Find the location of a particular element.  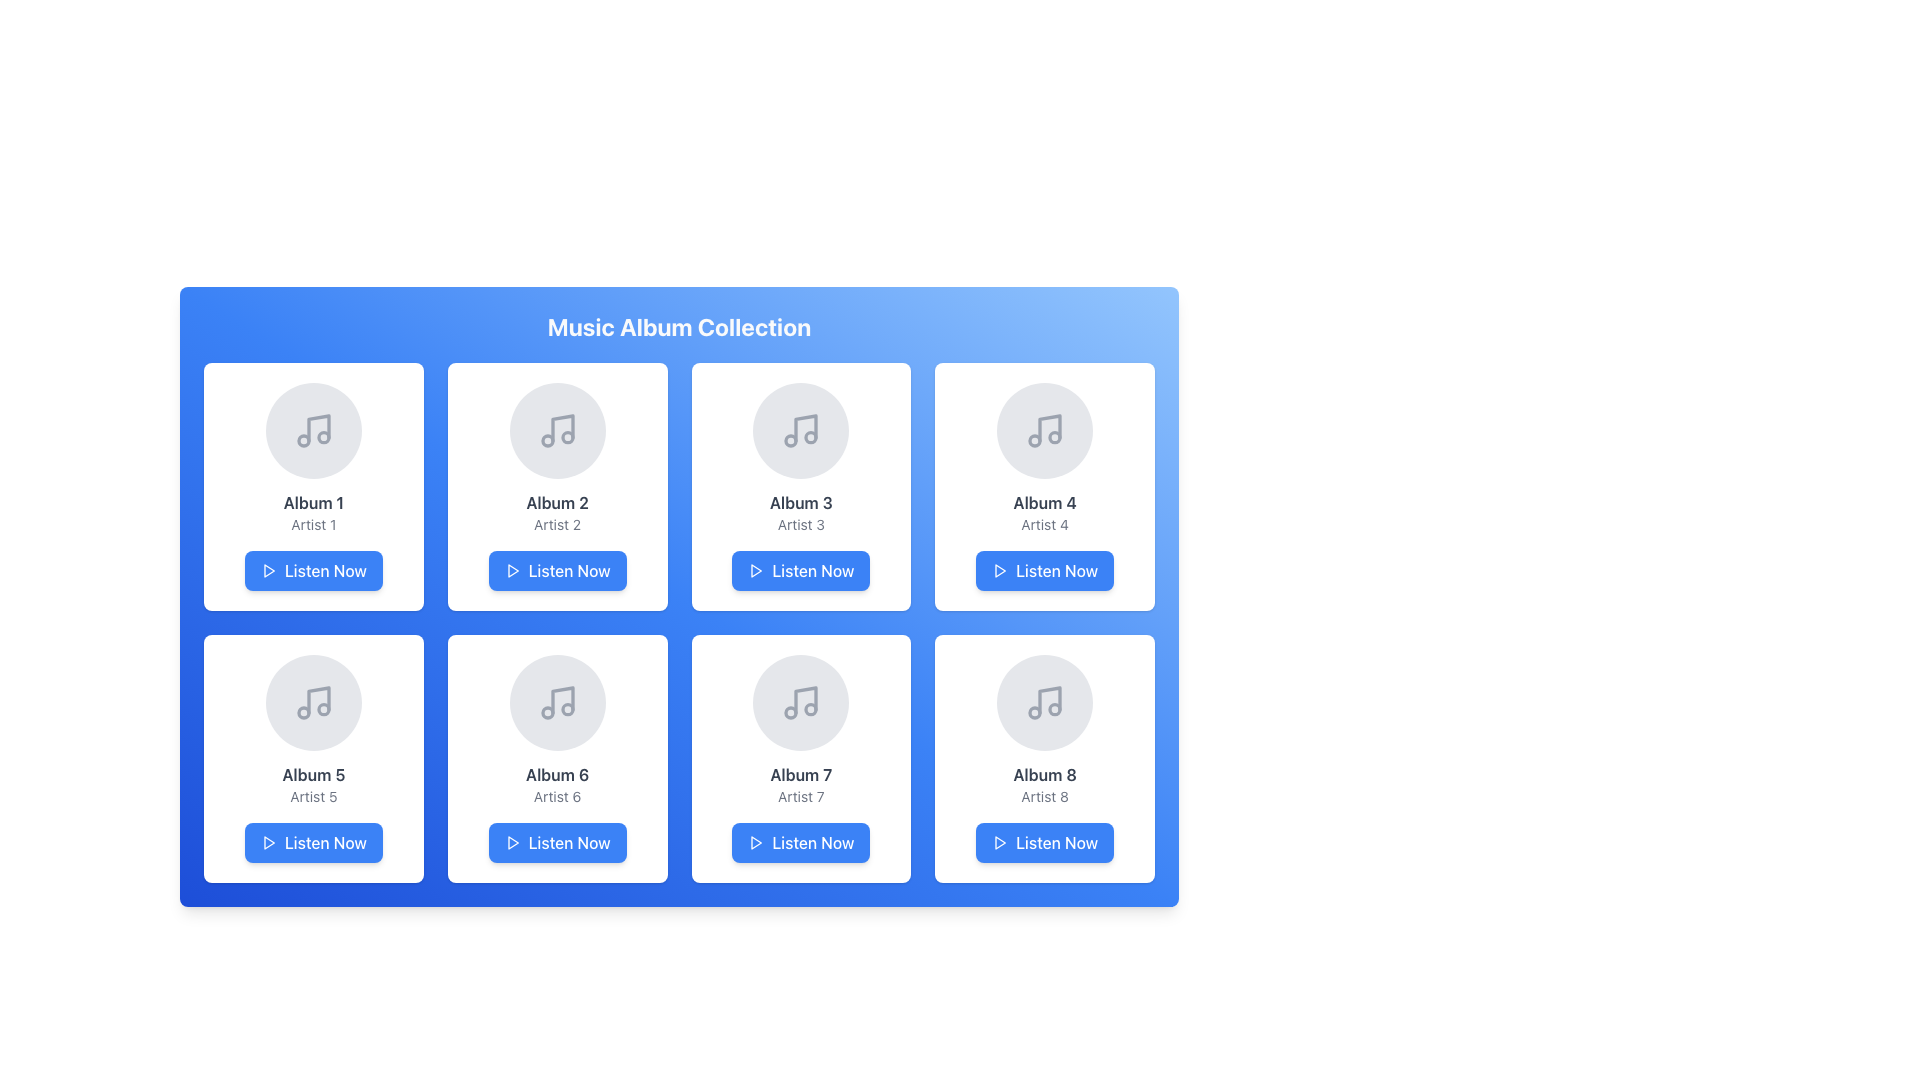

the music album icon located in the top-left corner of the first album card titled 'Album 1' by 'Artist 1', which is centered inside a circular frame is located at coordinates (312, 430).